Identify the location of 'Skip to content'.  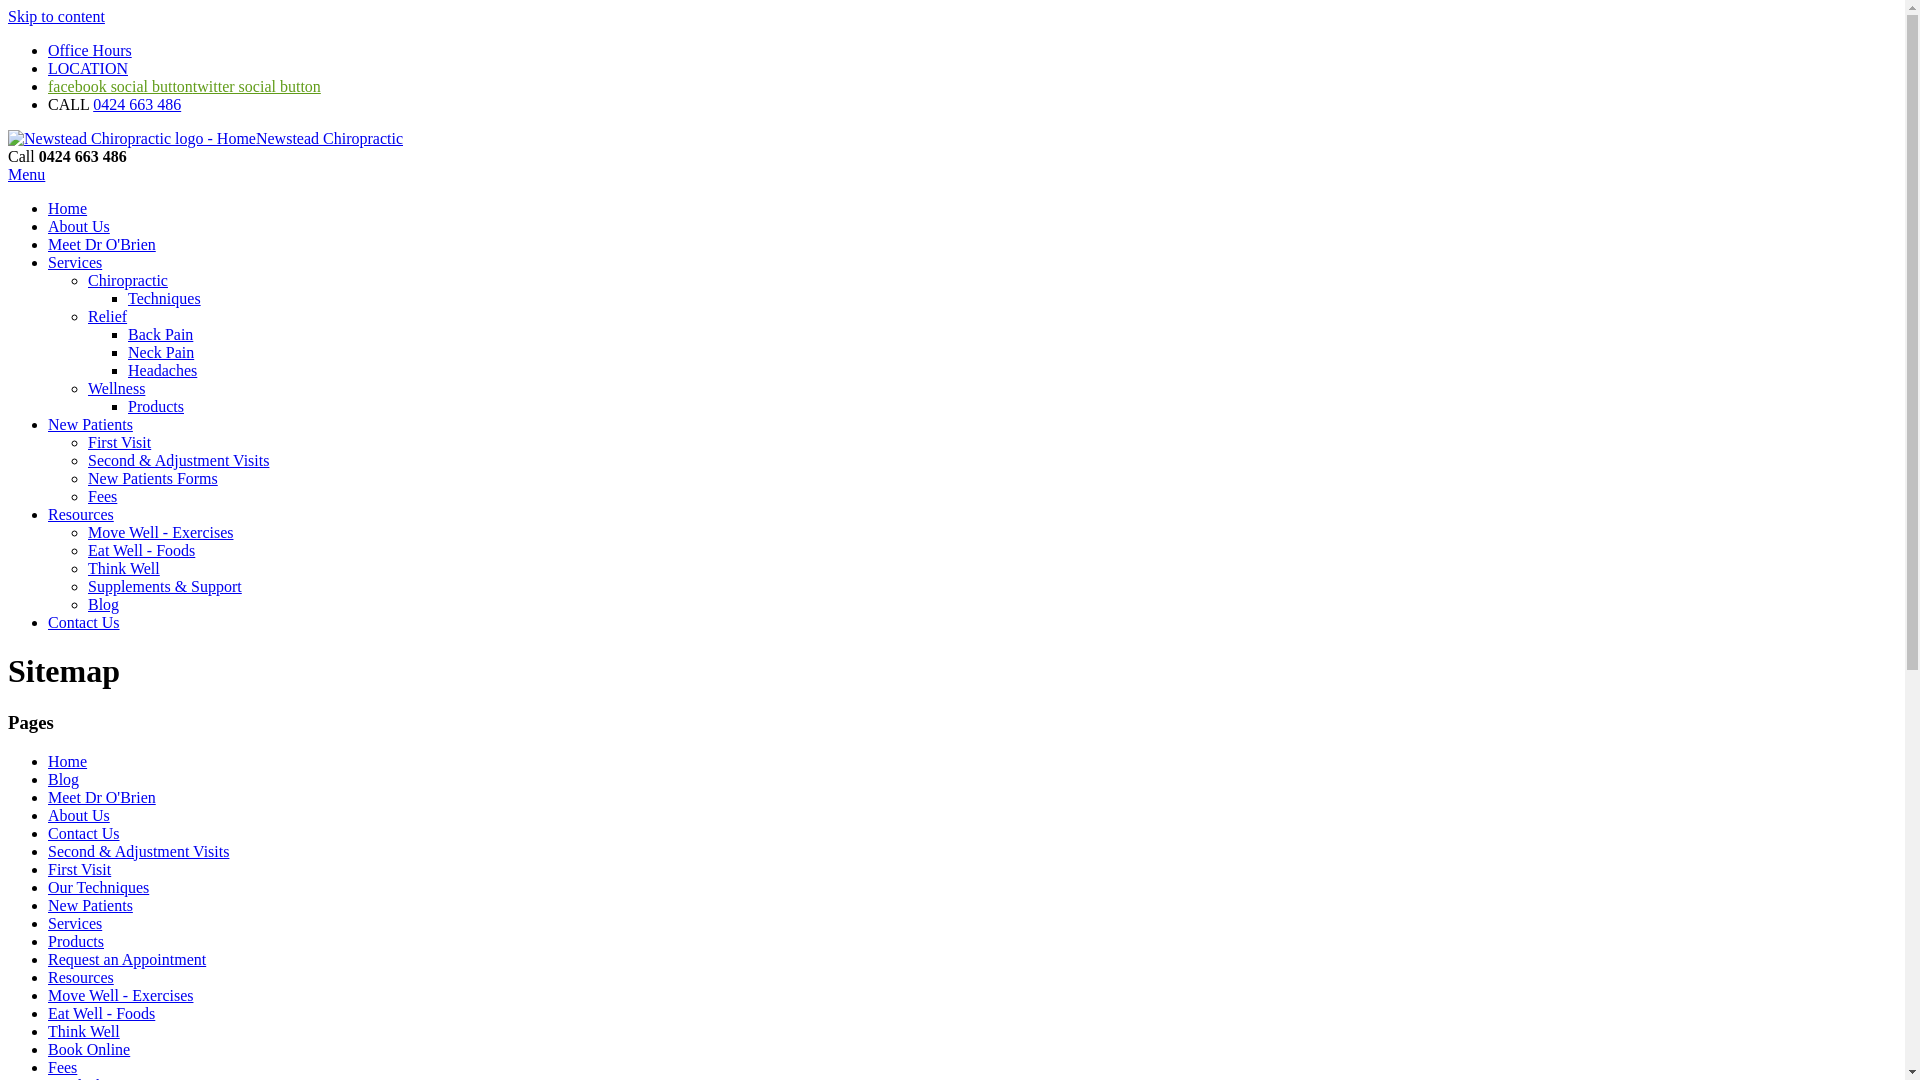
(56, 16).